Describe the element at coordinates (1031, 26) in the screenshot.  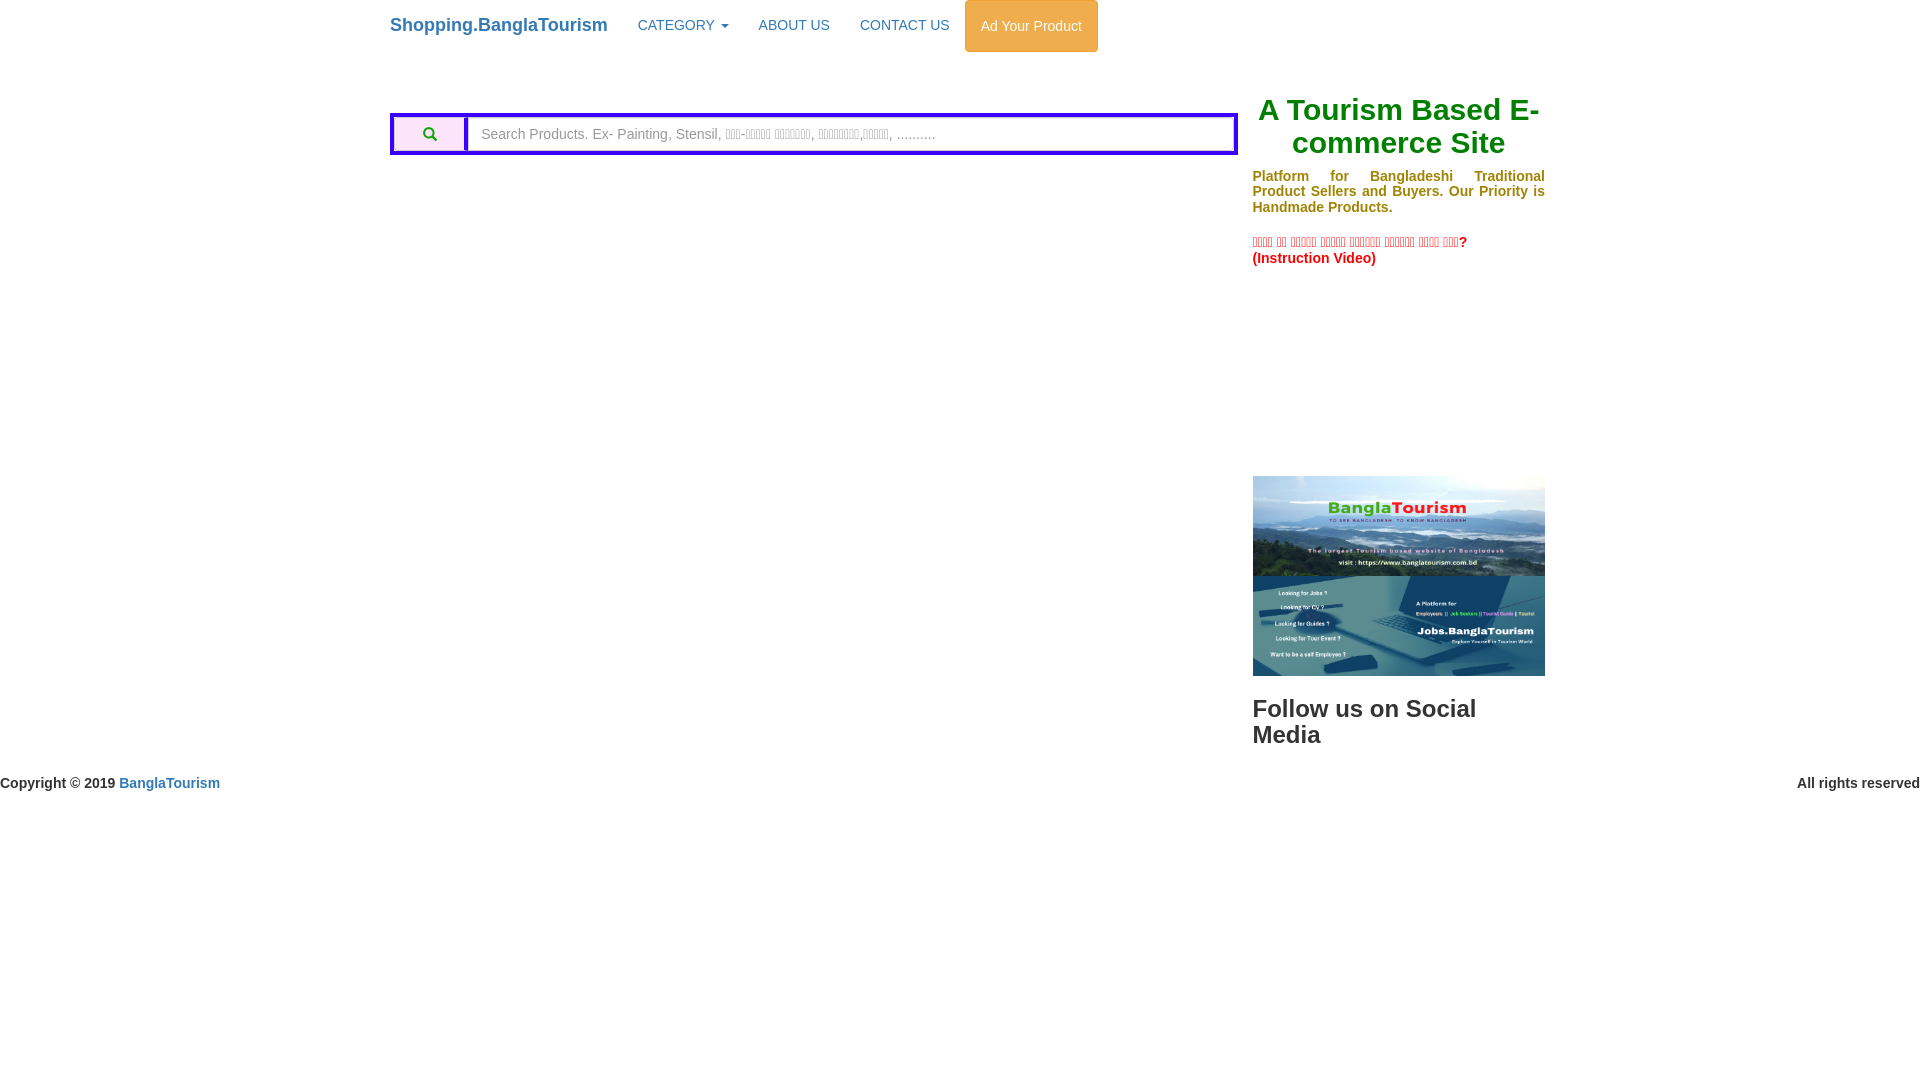
I see `'Ad Your Product'` at that location.